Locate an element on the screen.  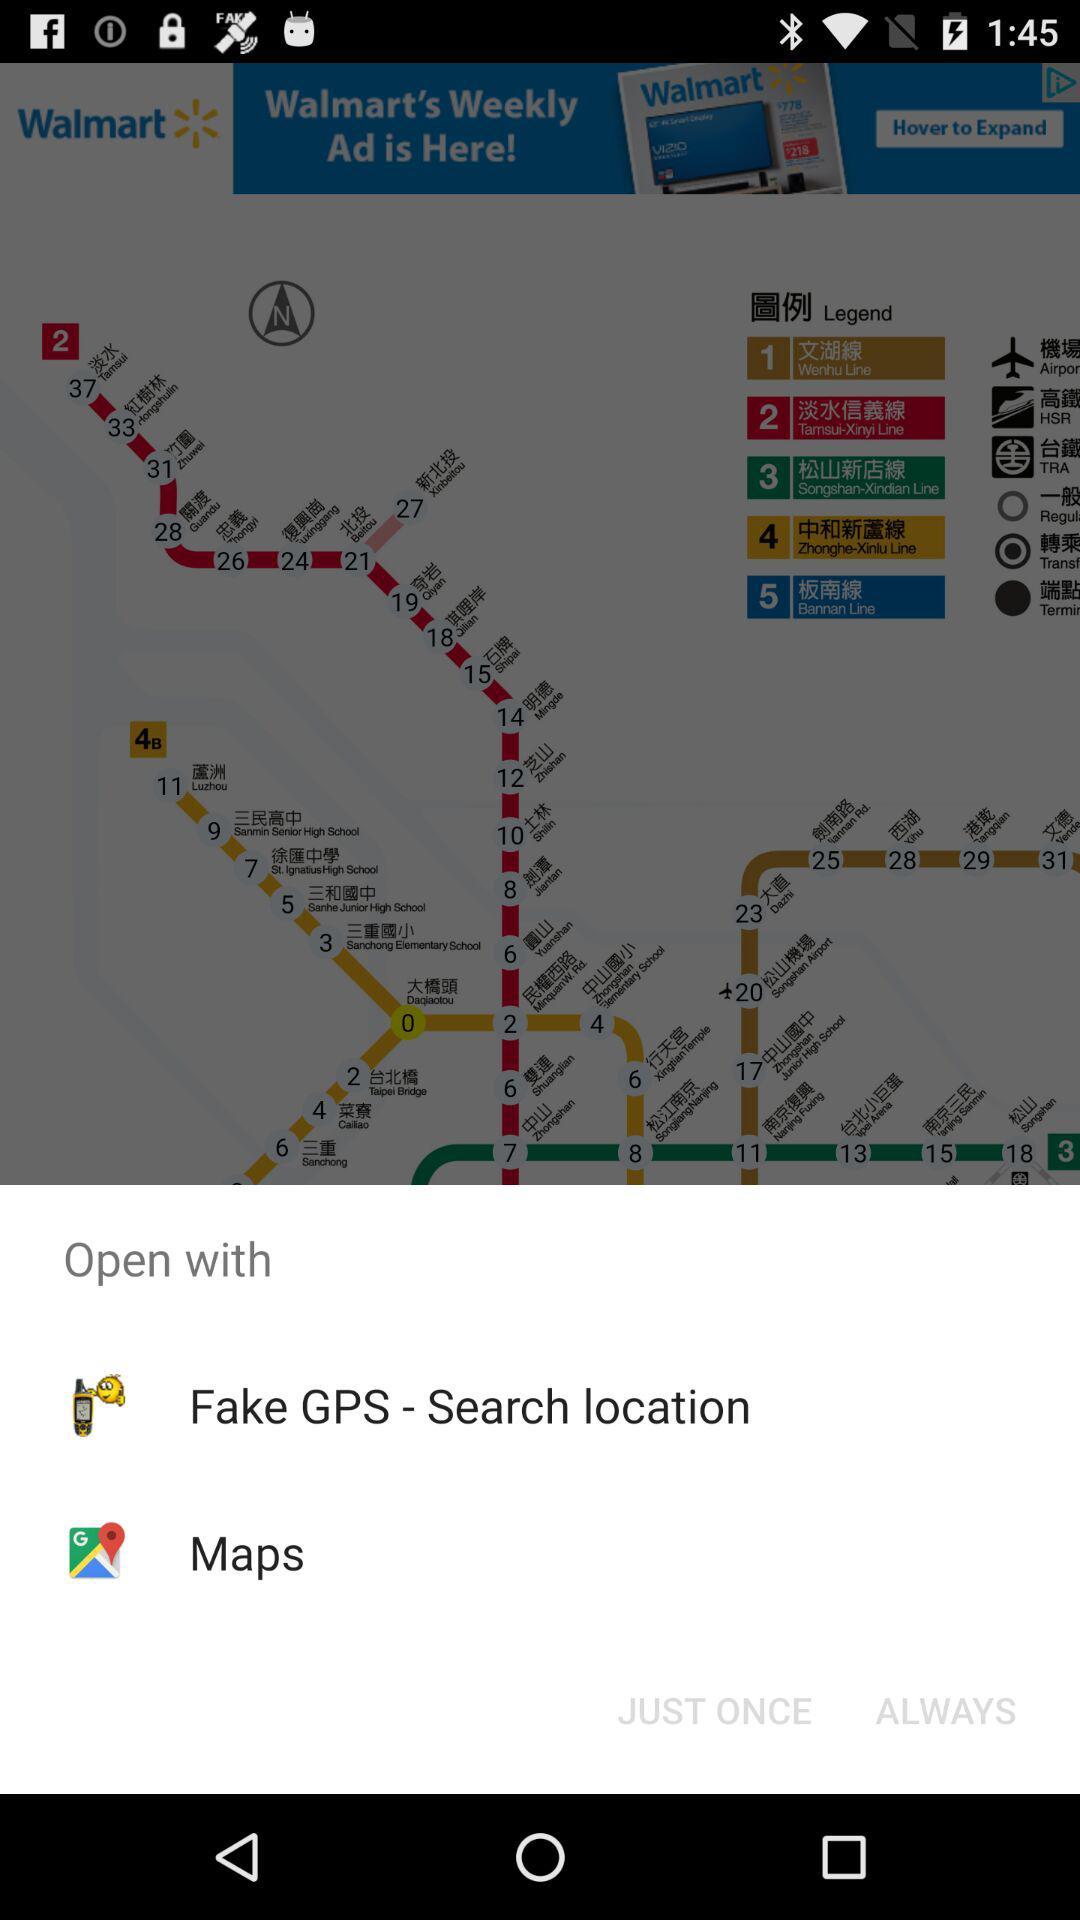
maps is located at coordinates (246, 1551).